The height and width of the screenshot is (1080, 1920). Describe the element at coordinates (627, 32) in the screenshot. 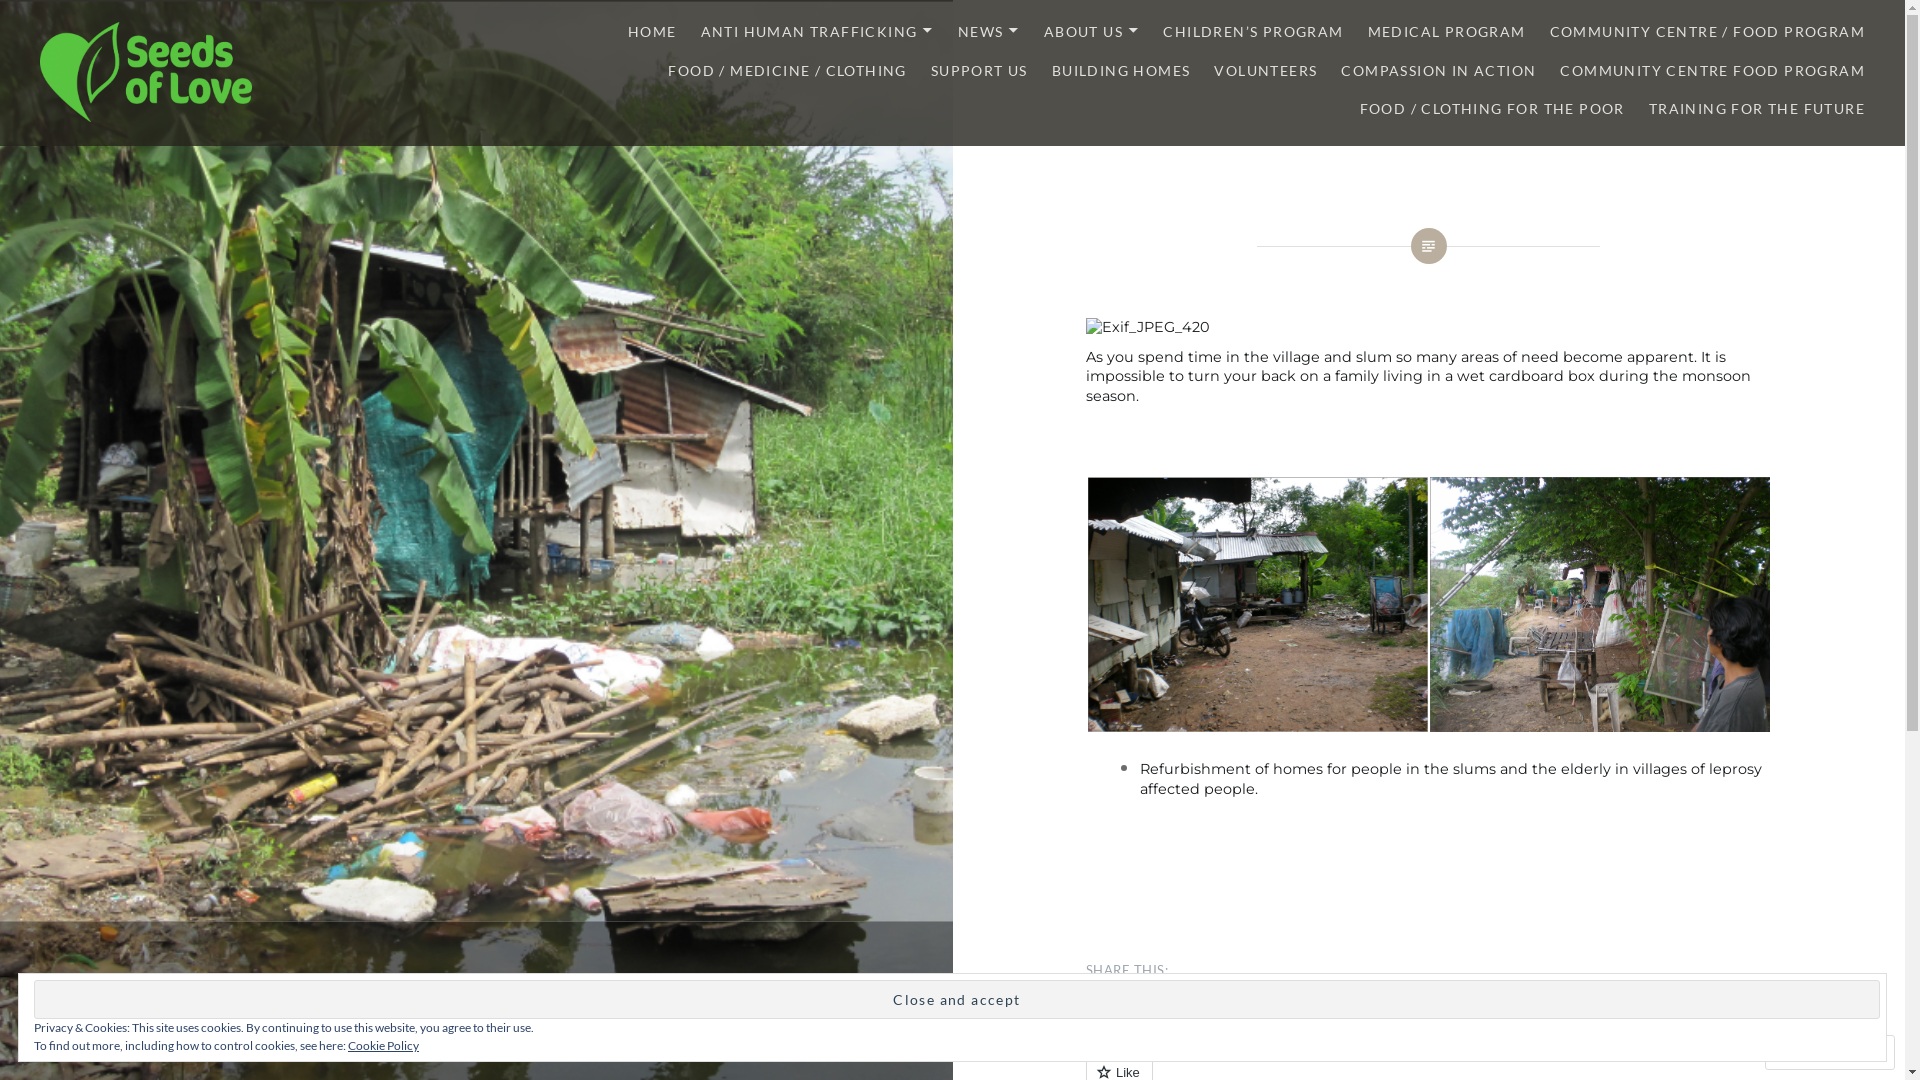

I see `'HOME'` at that location.